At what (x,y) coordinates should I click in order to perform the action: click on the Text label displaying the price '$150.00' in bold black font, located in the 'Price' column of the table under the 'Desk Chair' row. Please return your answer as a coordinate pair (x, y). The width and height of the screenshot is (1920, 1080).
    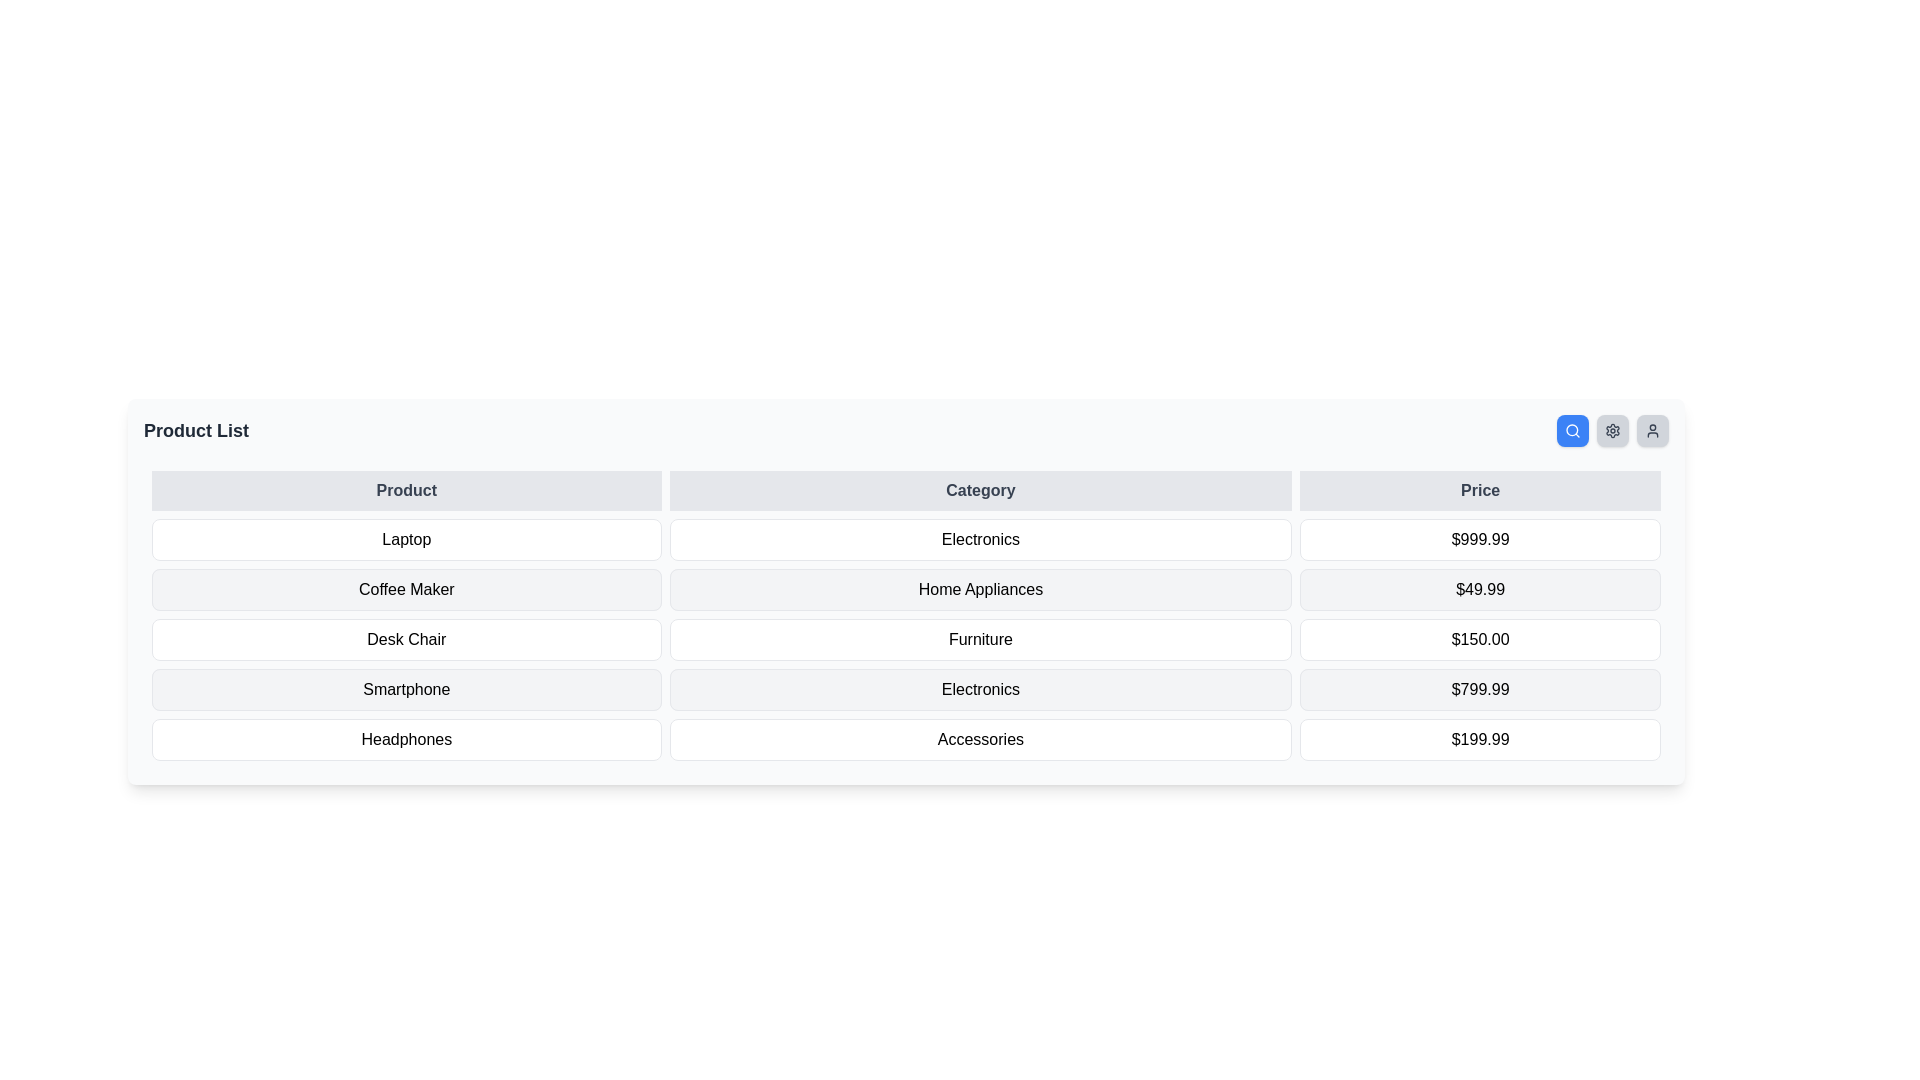
    Looking at the image, I should click on (1480, 640).